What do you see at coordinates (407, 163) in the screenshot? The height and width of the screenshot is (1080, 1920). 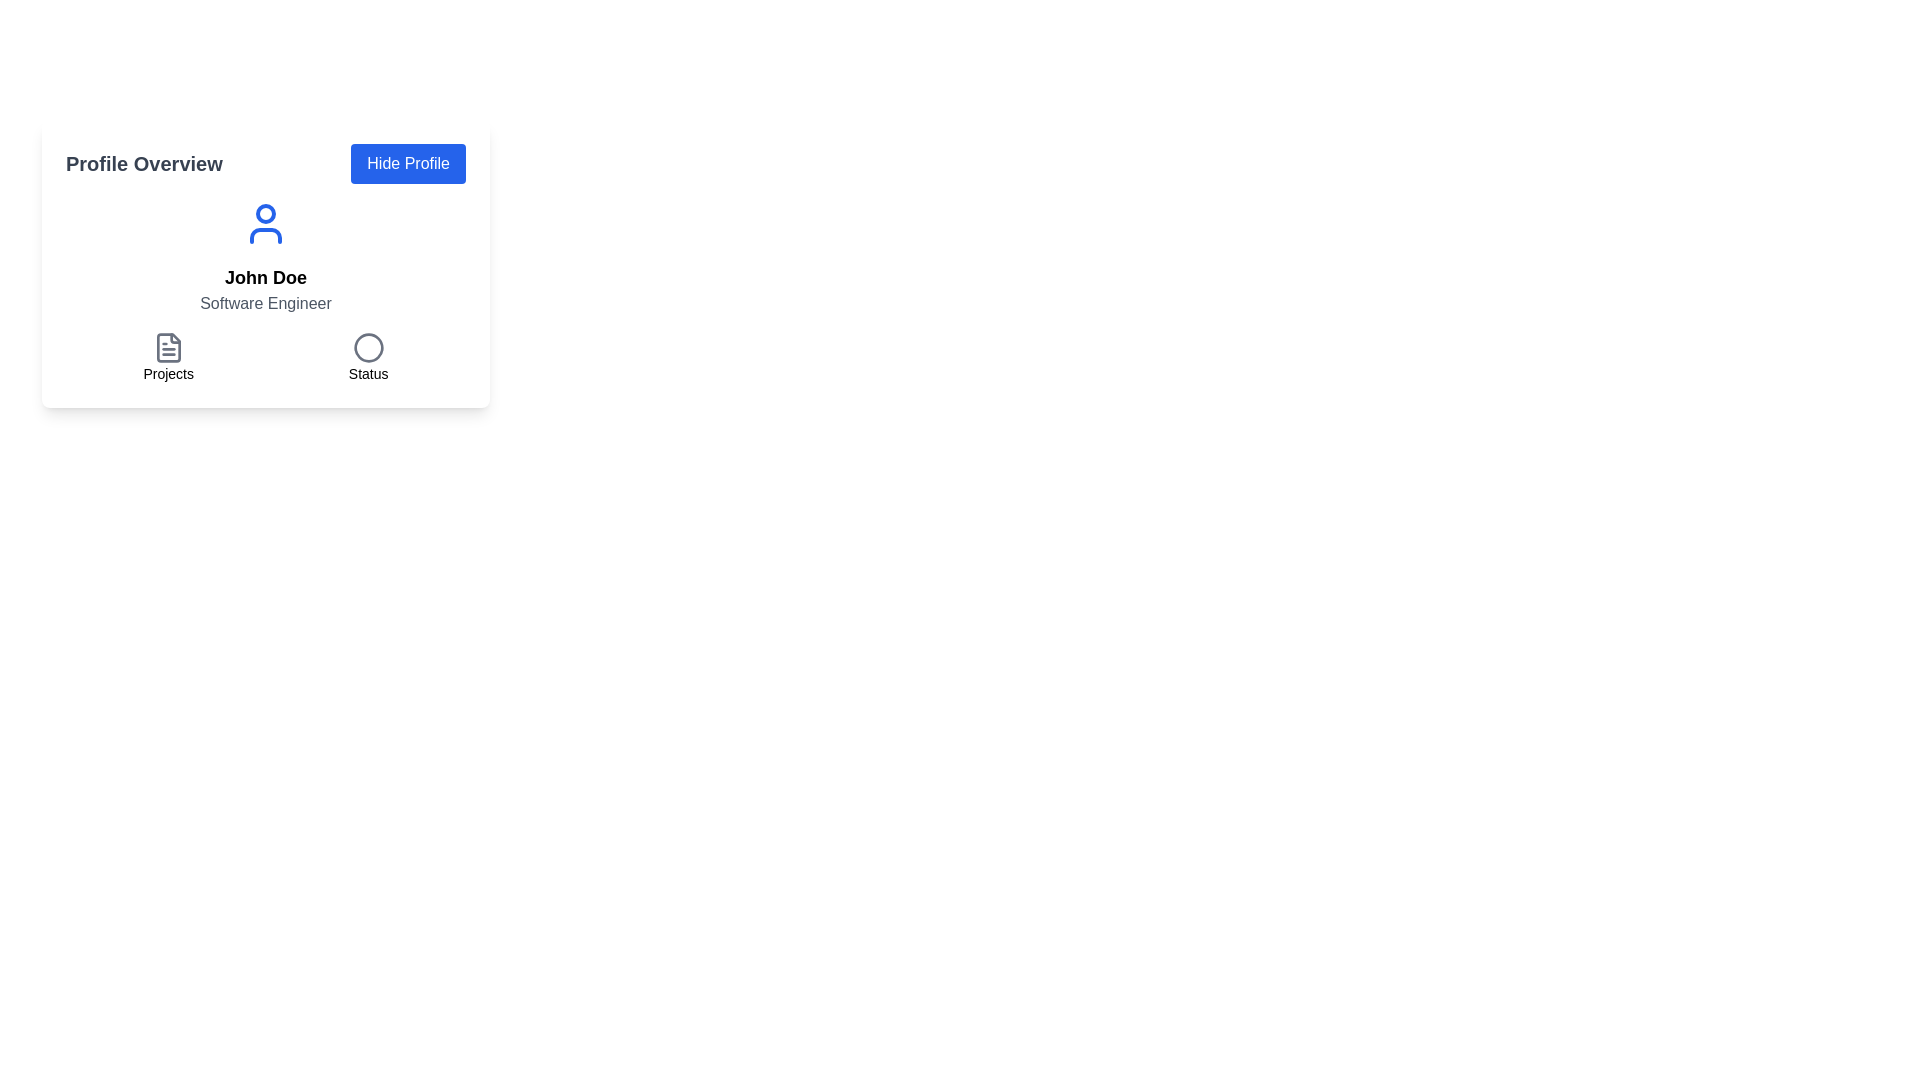 I see `the 'Hide Profile' button with rounded edges in the 'Profile Overview' section` at bounding box center [407, 163].